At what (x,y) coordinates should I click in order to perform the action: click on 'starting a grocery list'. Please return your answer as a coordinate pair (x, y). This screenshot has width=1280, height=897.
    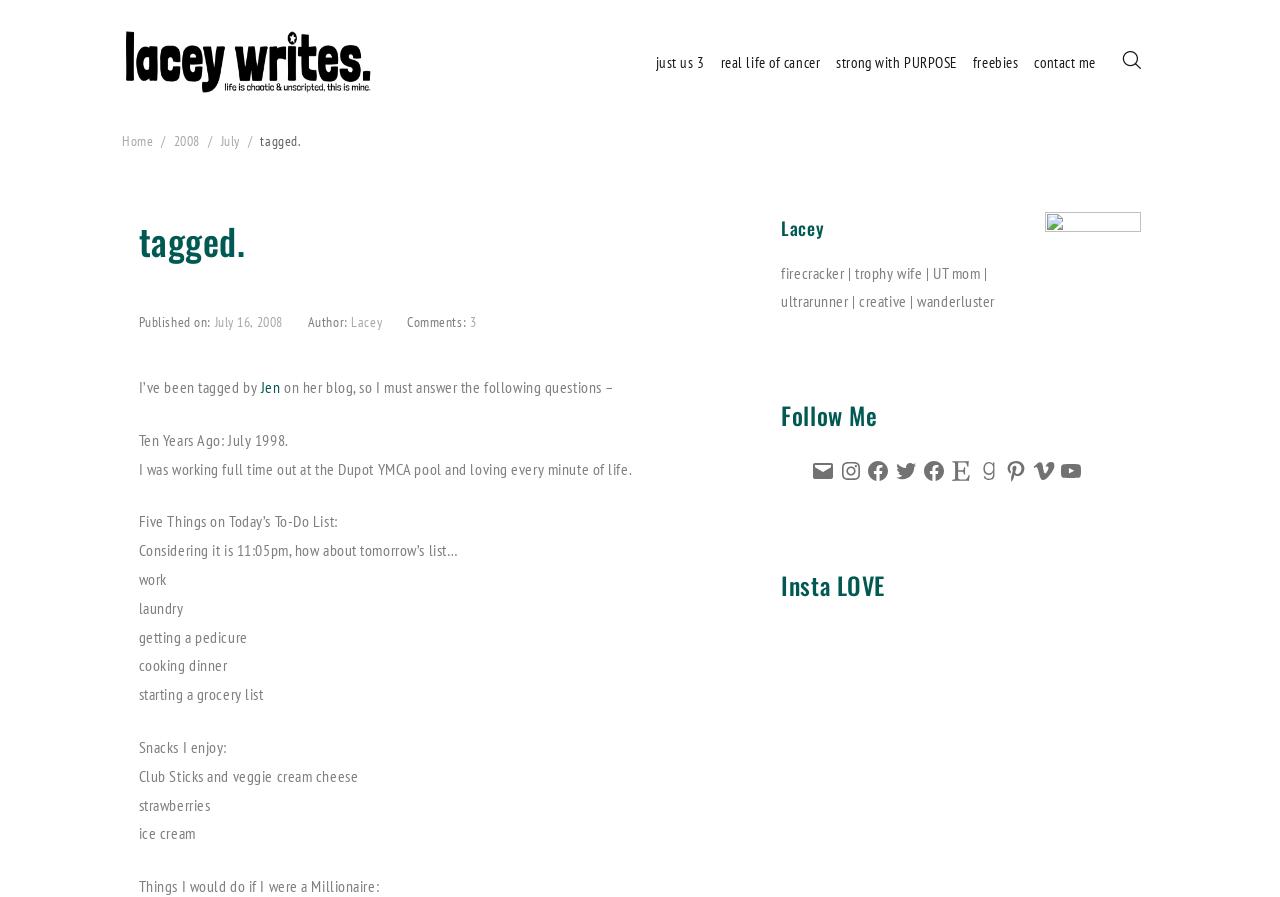
    Looking at the image, I should click on (200, 694).